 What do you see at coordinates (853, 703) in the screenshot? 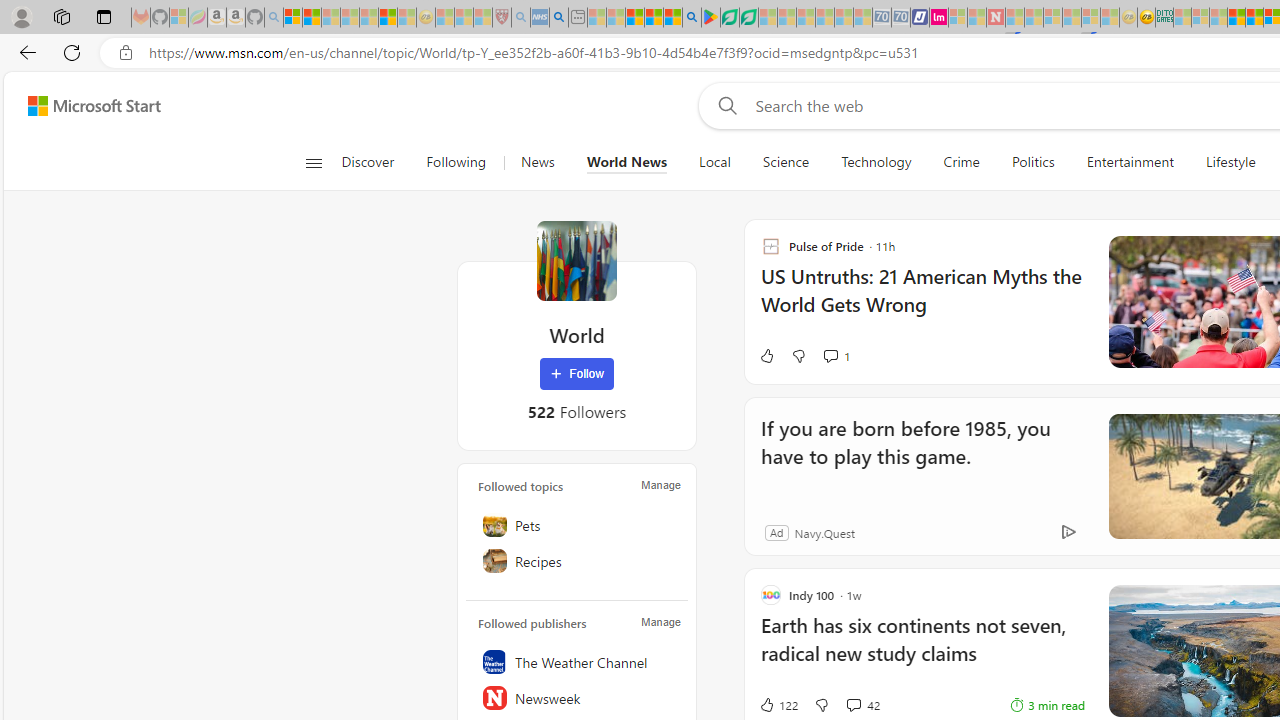
I see `'View comments 42 Comment'` at bounding box center [853, 703].